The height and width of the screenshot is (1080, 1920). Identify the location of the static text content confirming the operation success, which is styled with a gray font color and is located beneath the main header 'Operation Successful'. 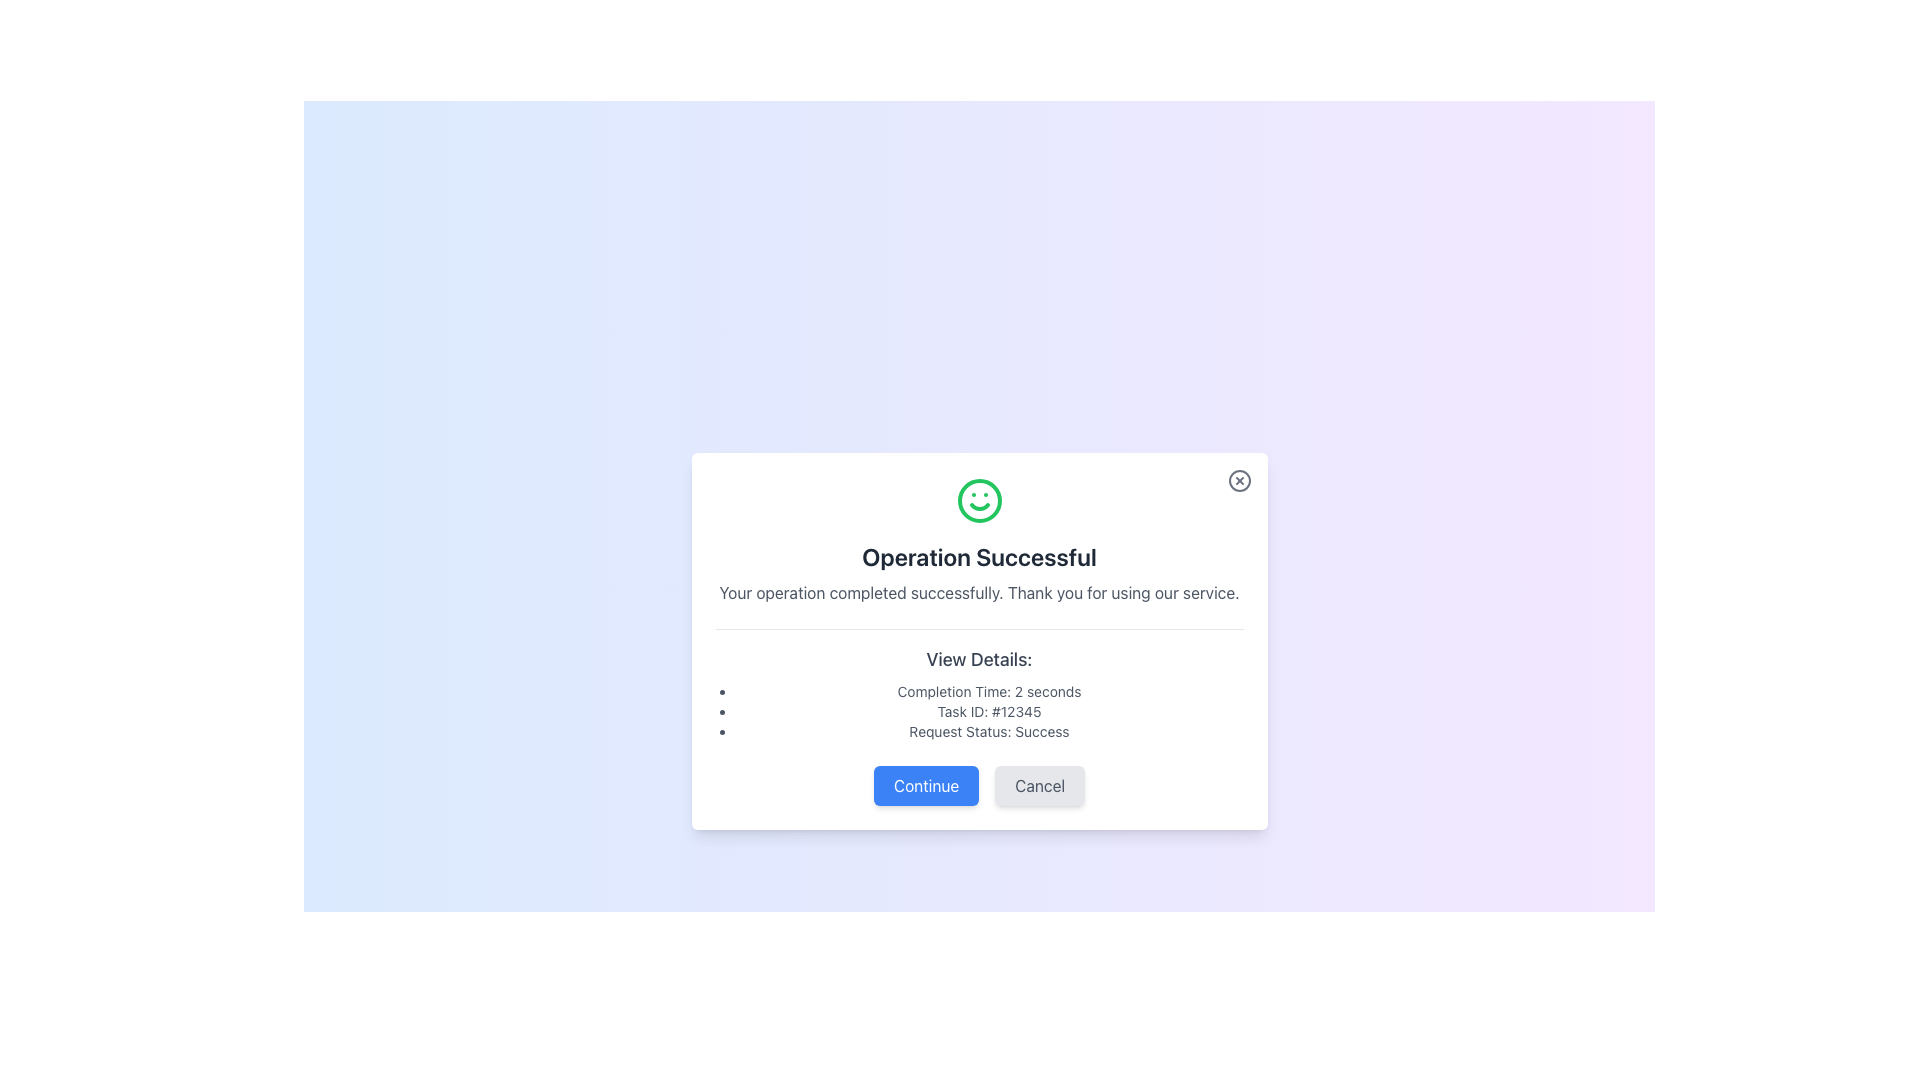
(979, 591).